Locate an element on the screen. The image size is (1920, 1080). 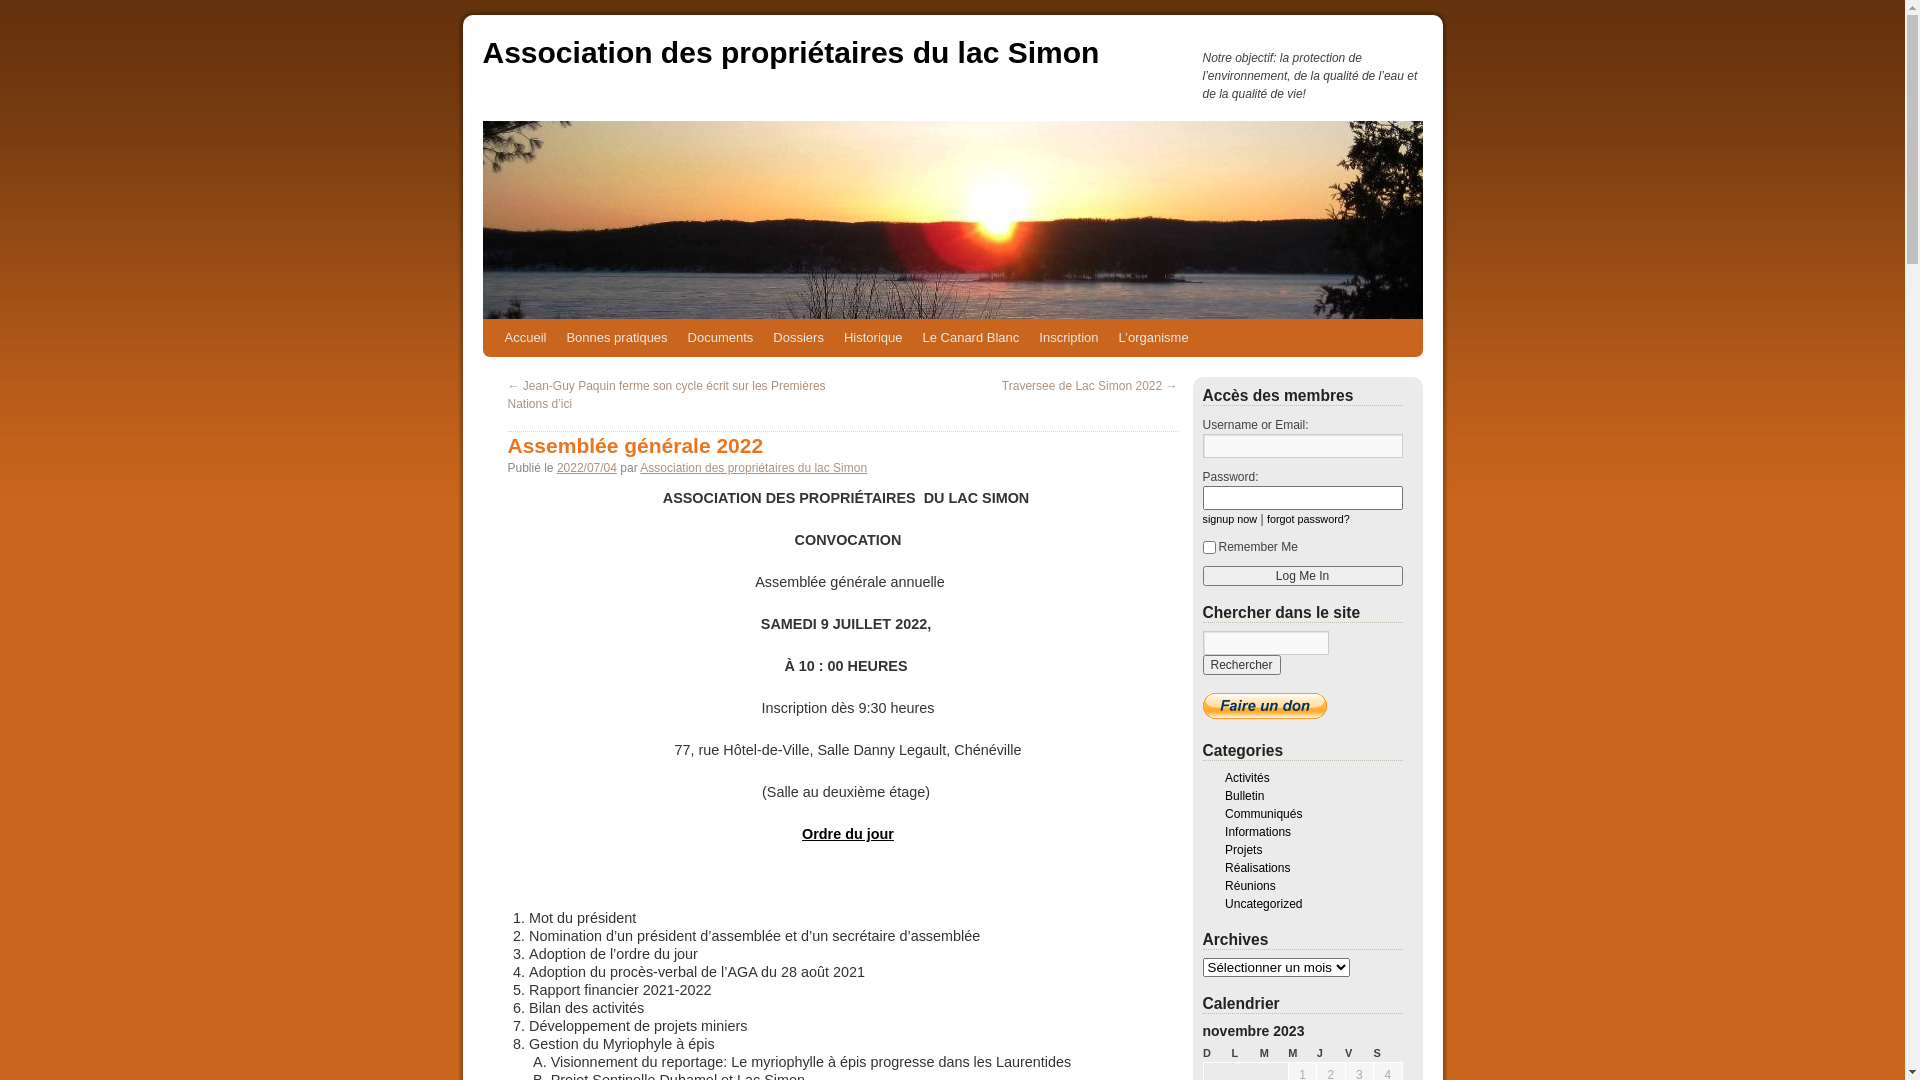
'Informations' is located at coordinates (1256, 832).